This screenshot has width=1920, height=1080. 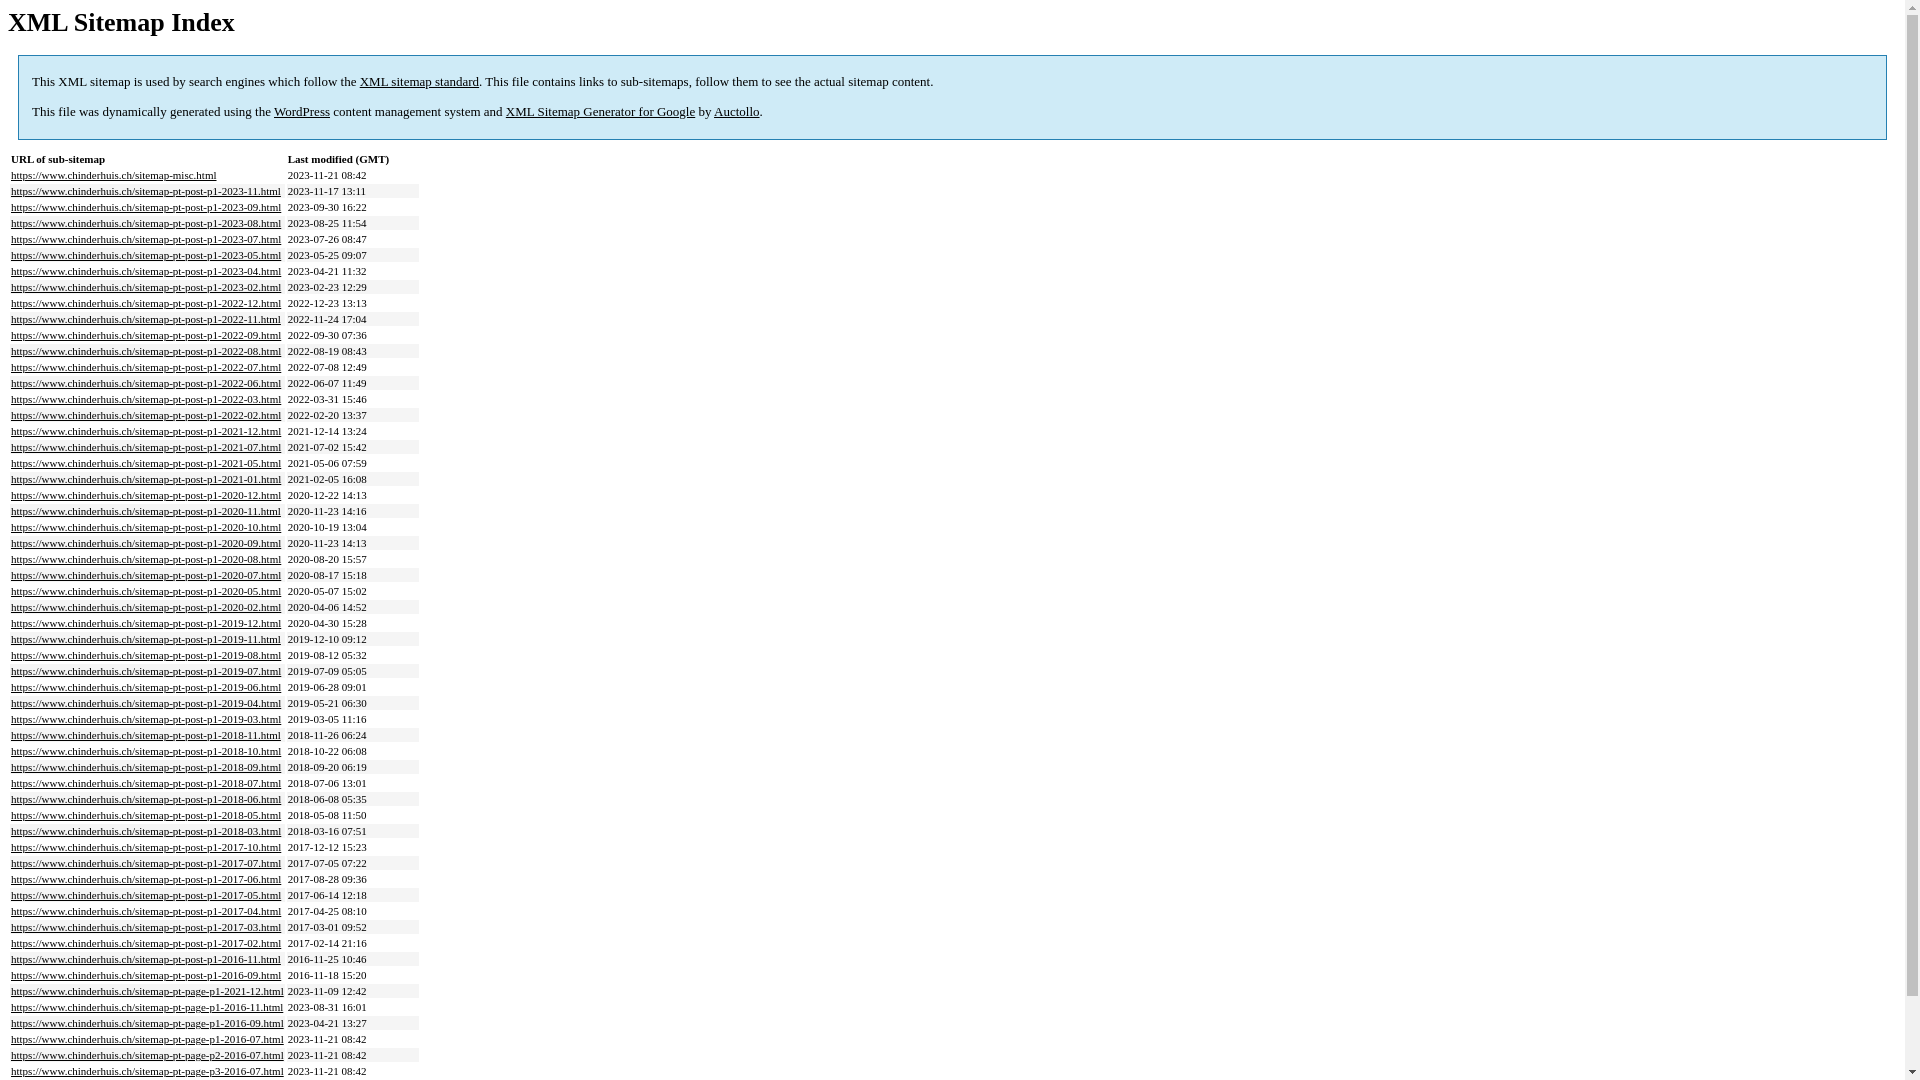 I want to click on 'https://www.chinderhuis.ch/sitemap-pt-post-p1-2017-10.html', so click(x=144, y=847).